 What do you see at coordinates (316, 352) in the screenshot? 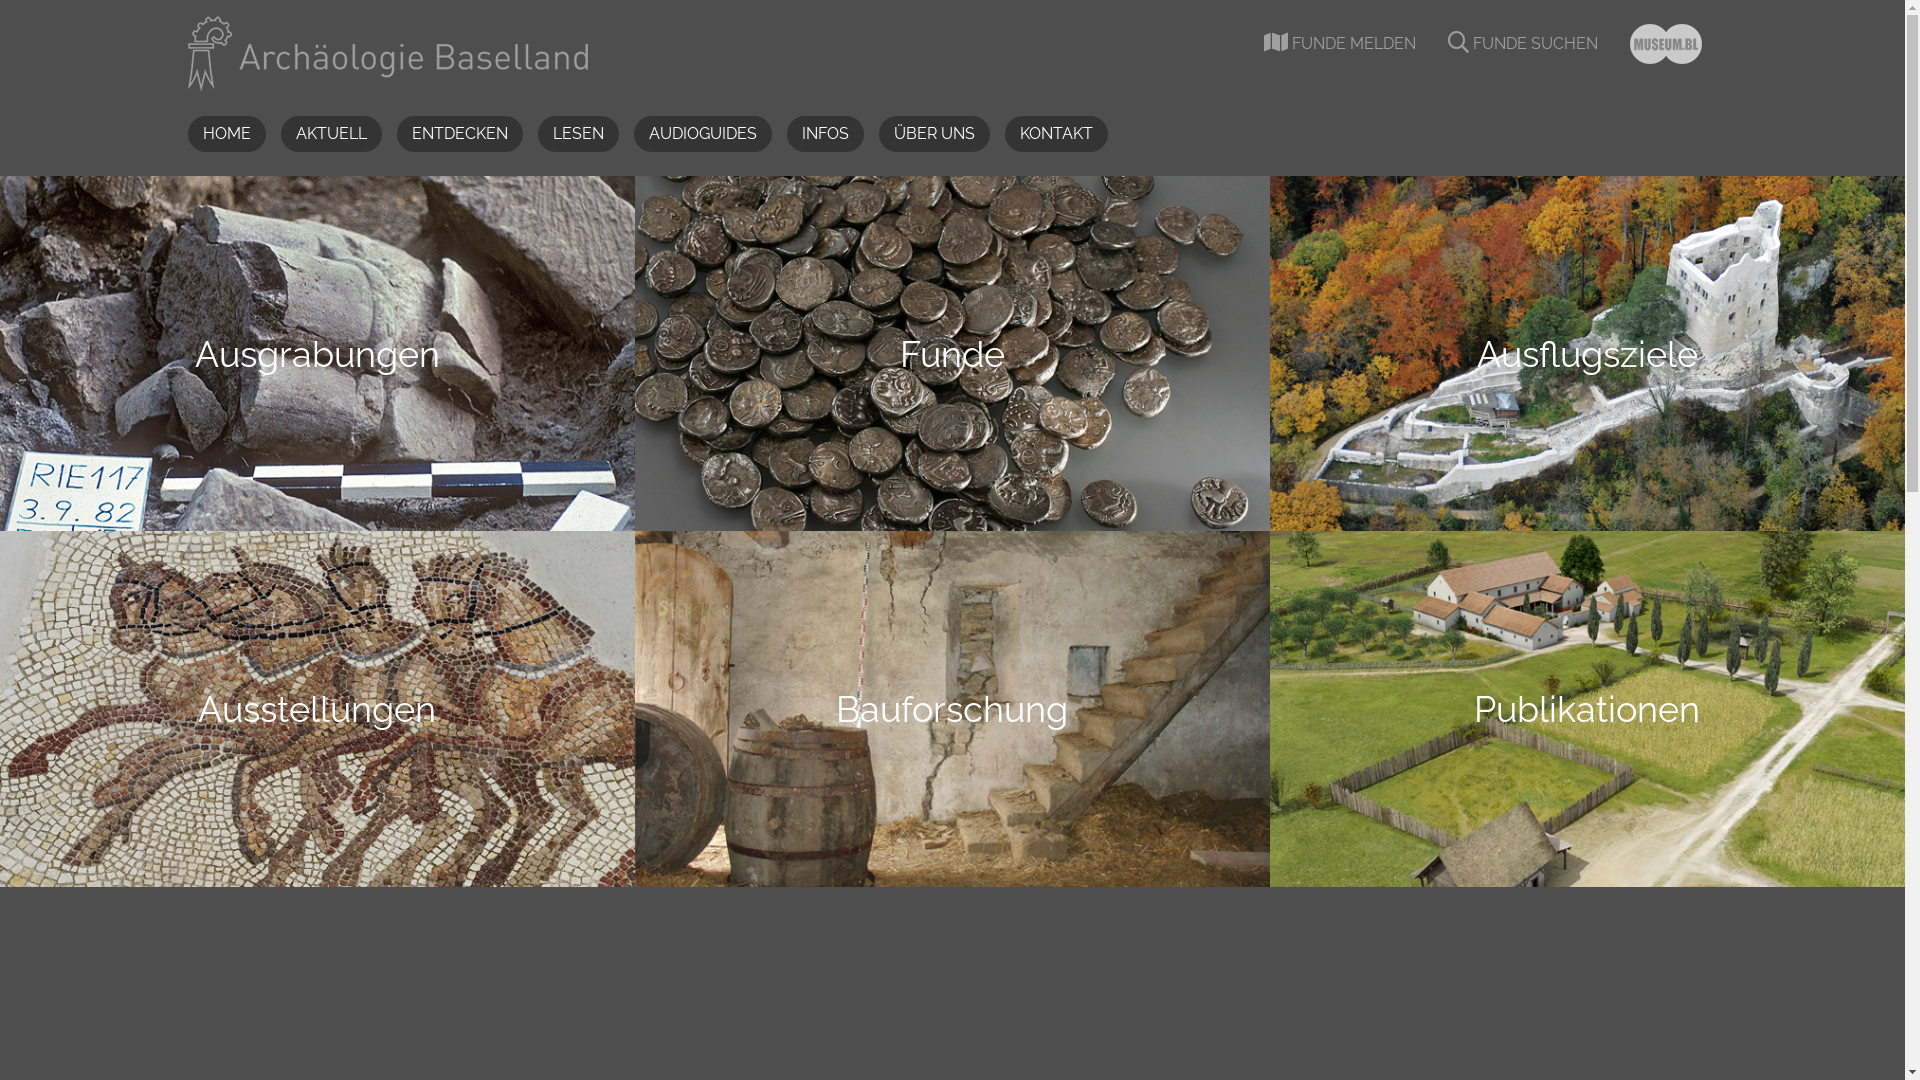
I see `'Ausgrabungen'` at bounding box center [316, 352].